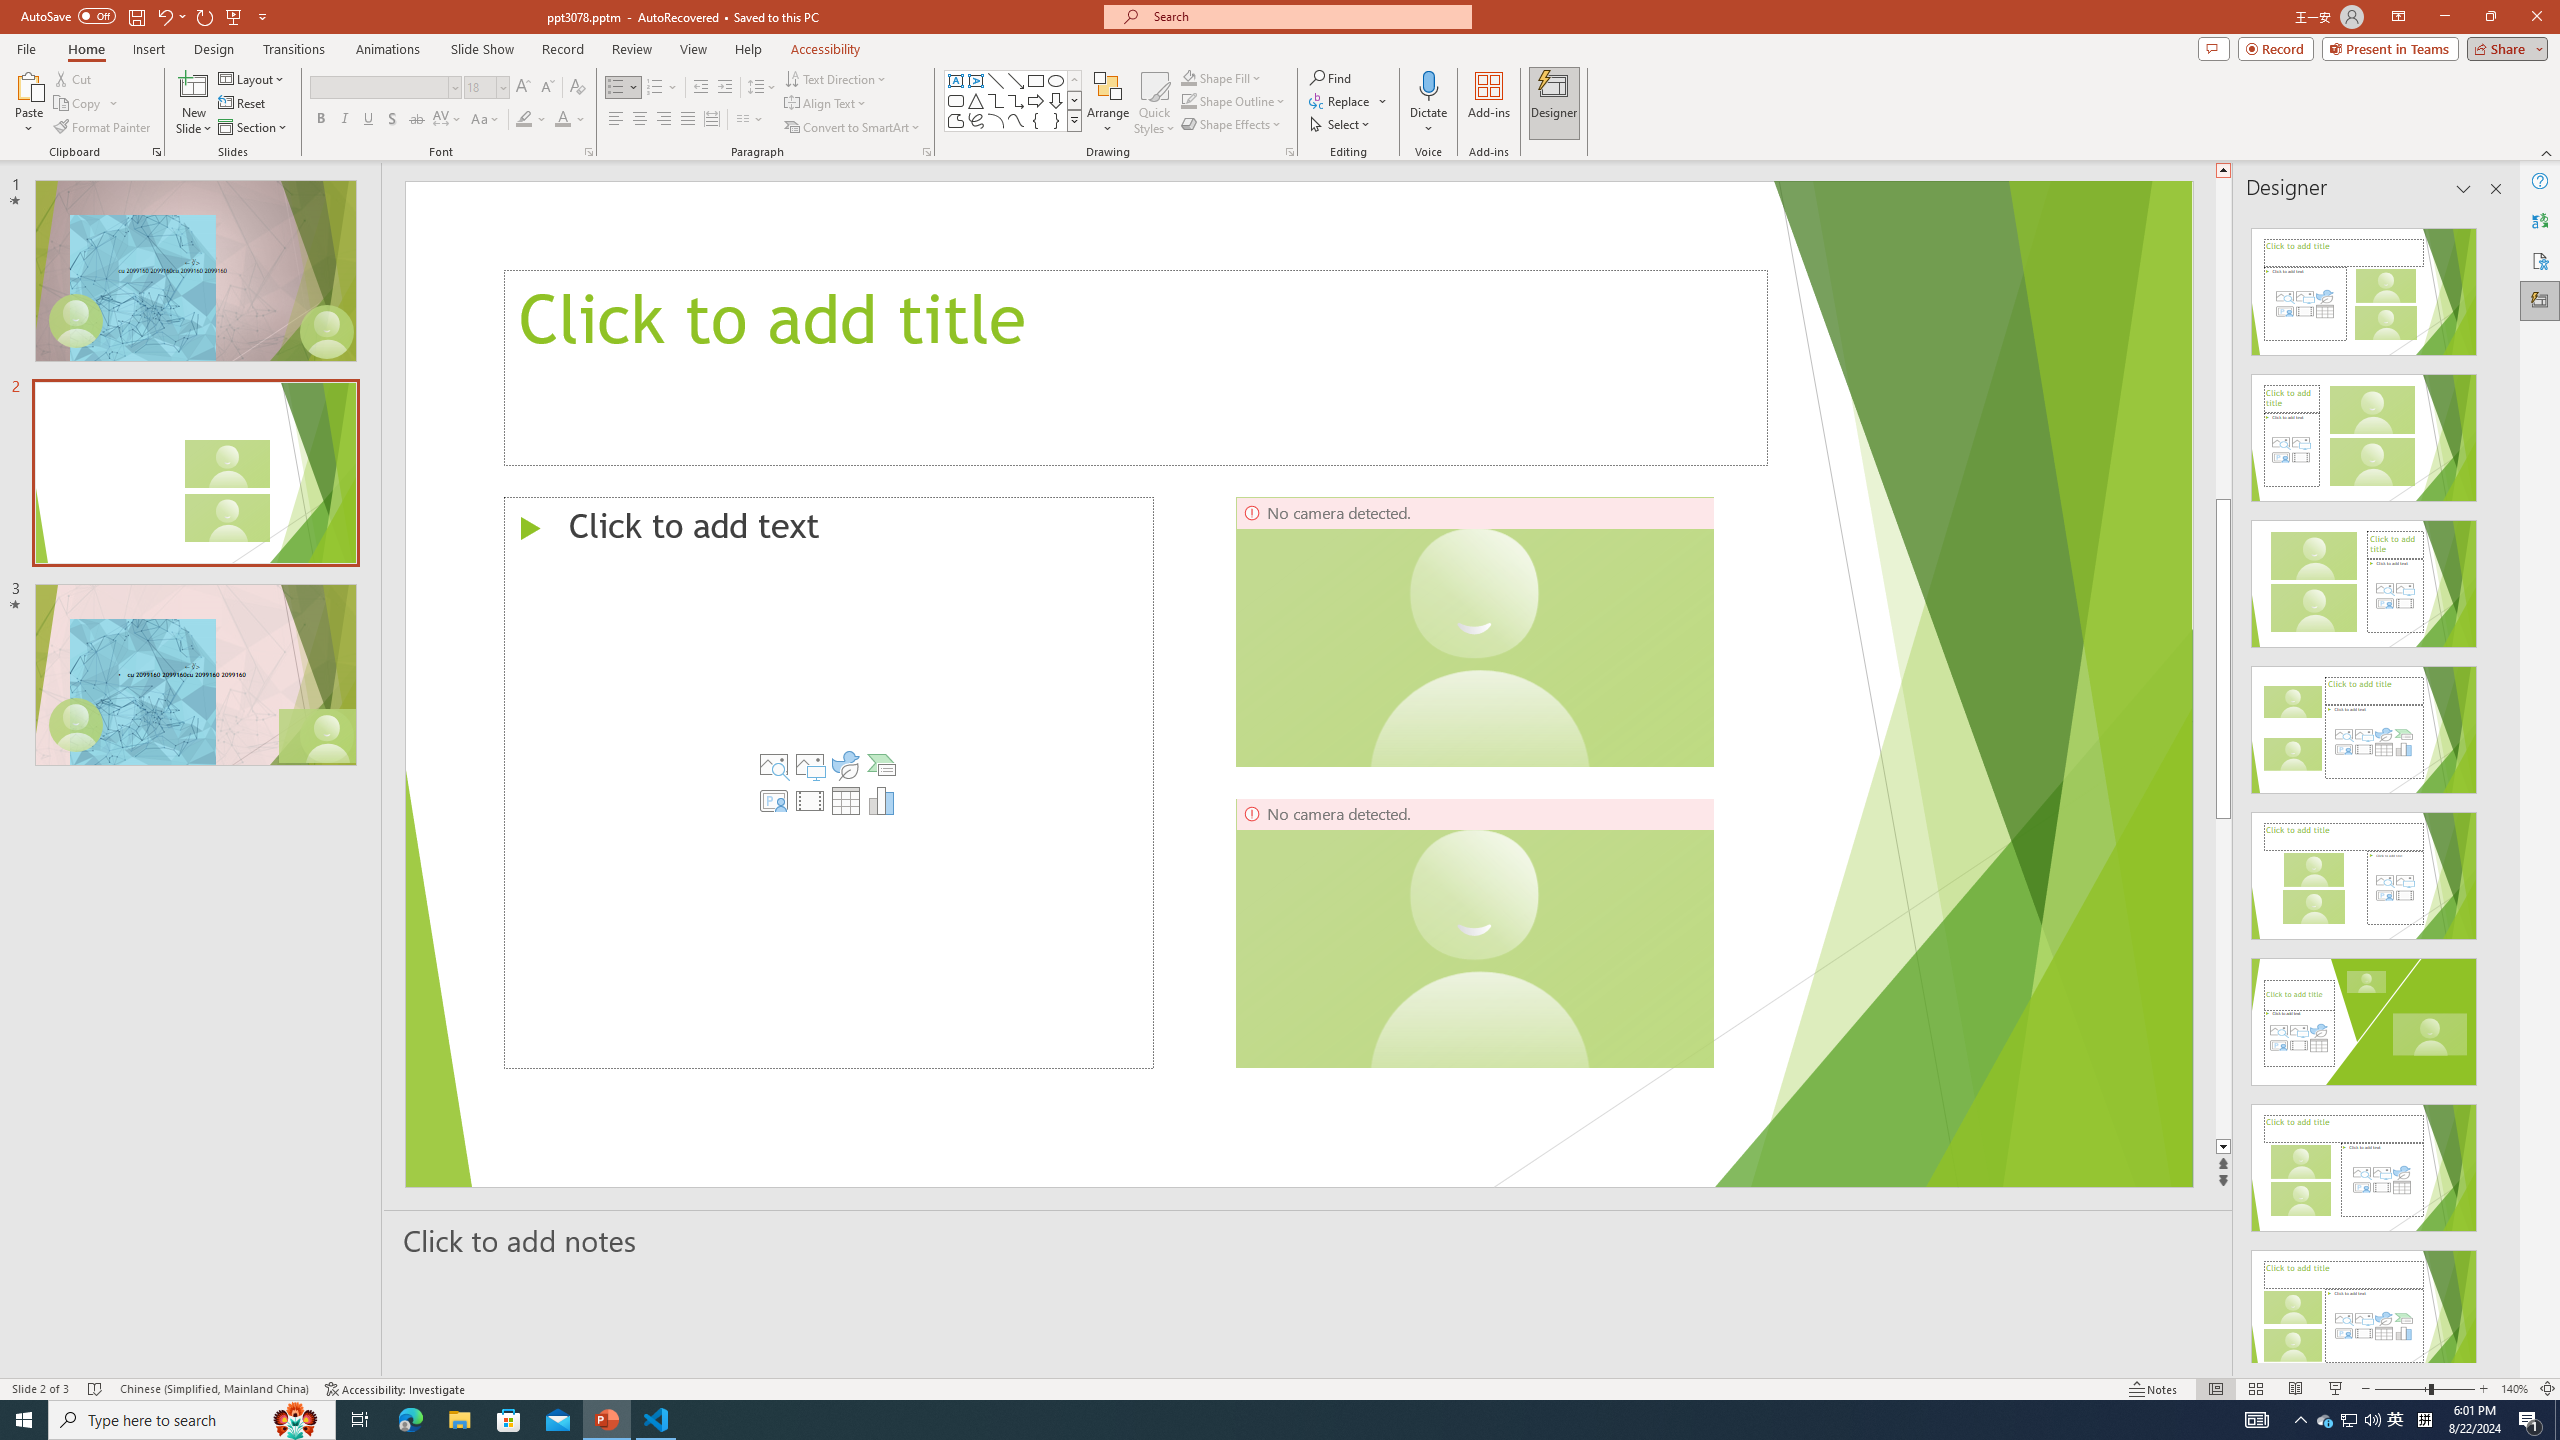 Image resolution: width=2560 pixels, height=1440 pixels. Describe the element at coordinates (828, 781) in the screenshot. I see `'Content Placeholder'` at that location.